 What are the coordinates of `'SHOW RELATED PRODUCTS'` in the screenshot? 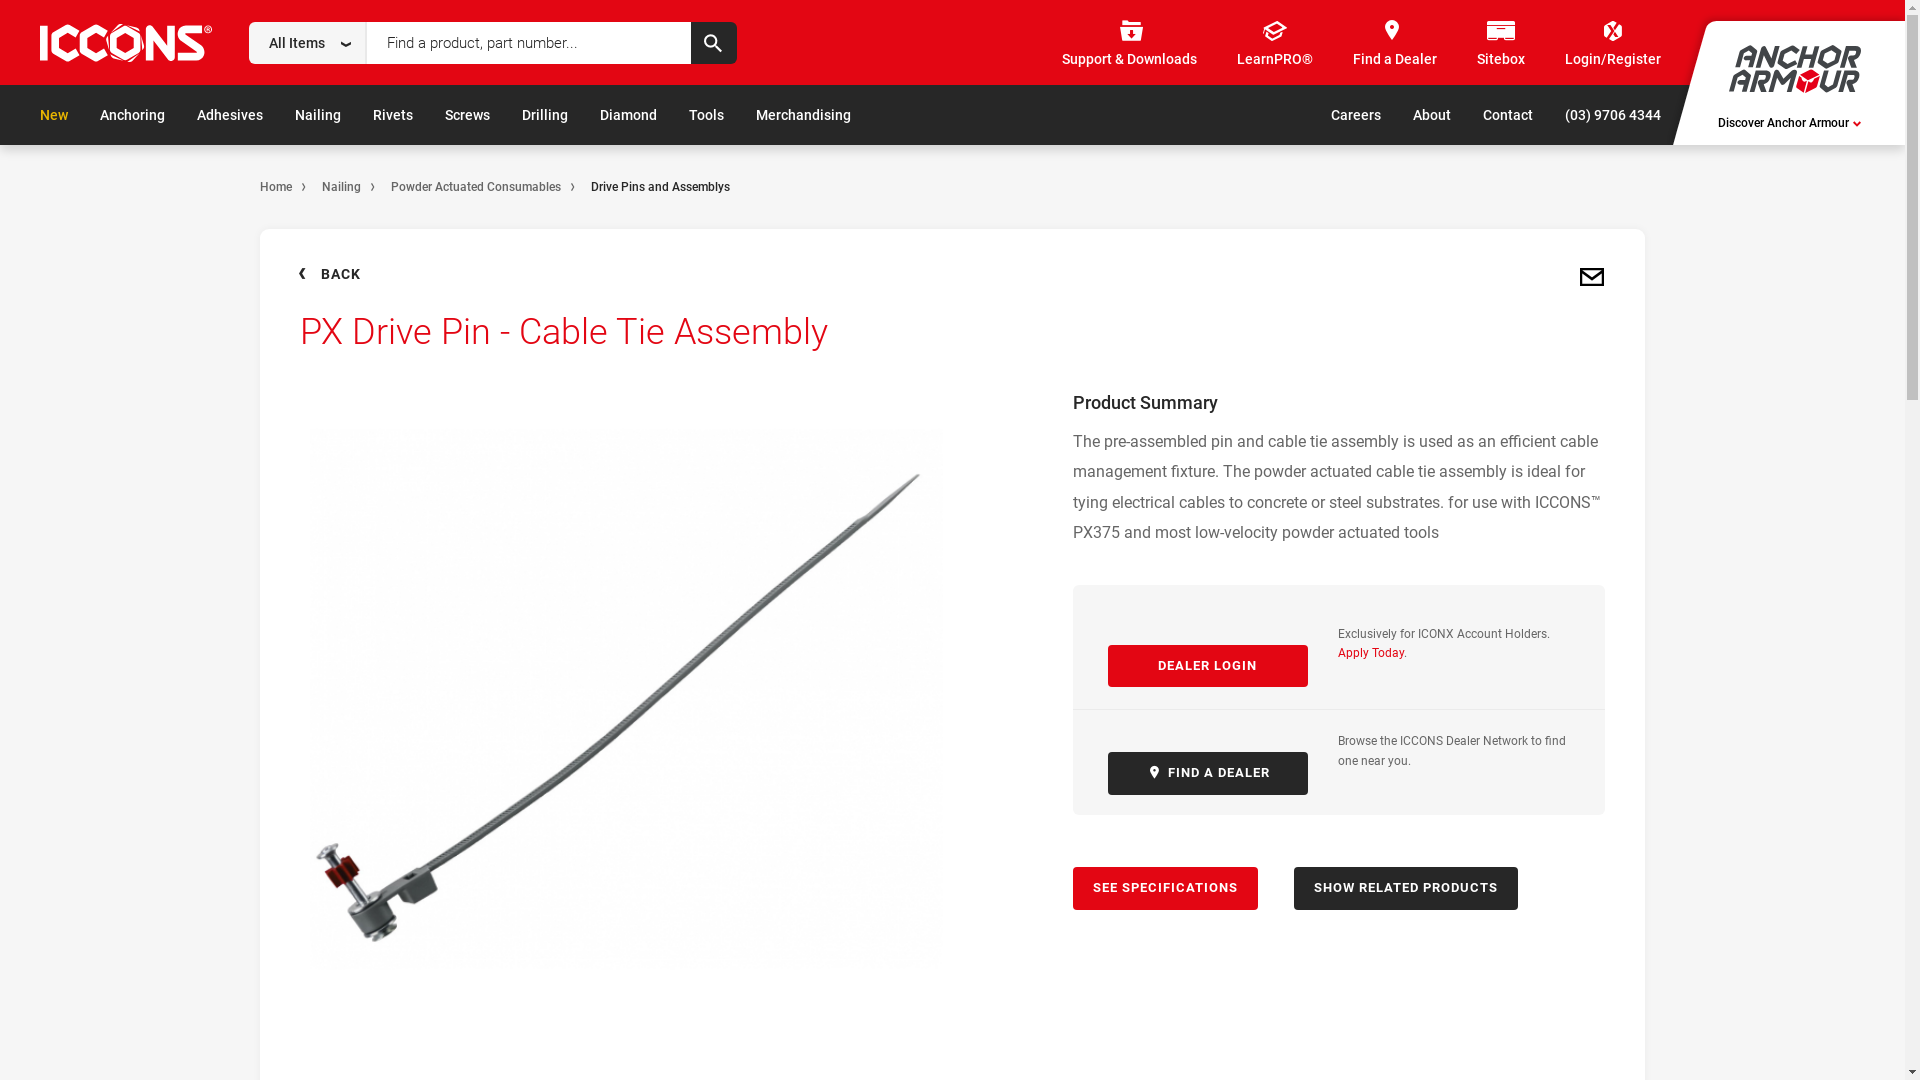 It's located at (1294, 887).